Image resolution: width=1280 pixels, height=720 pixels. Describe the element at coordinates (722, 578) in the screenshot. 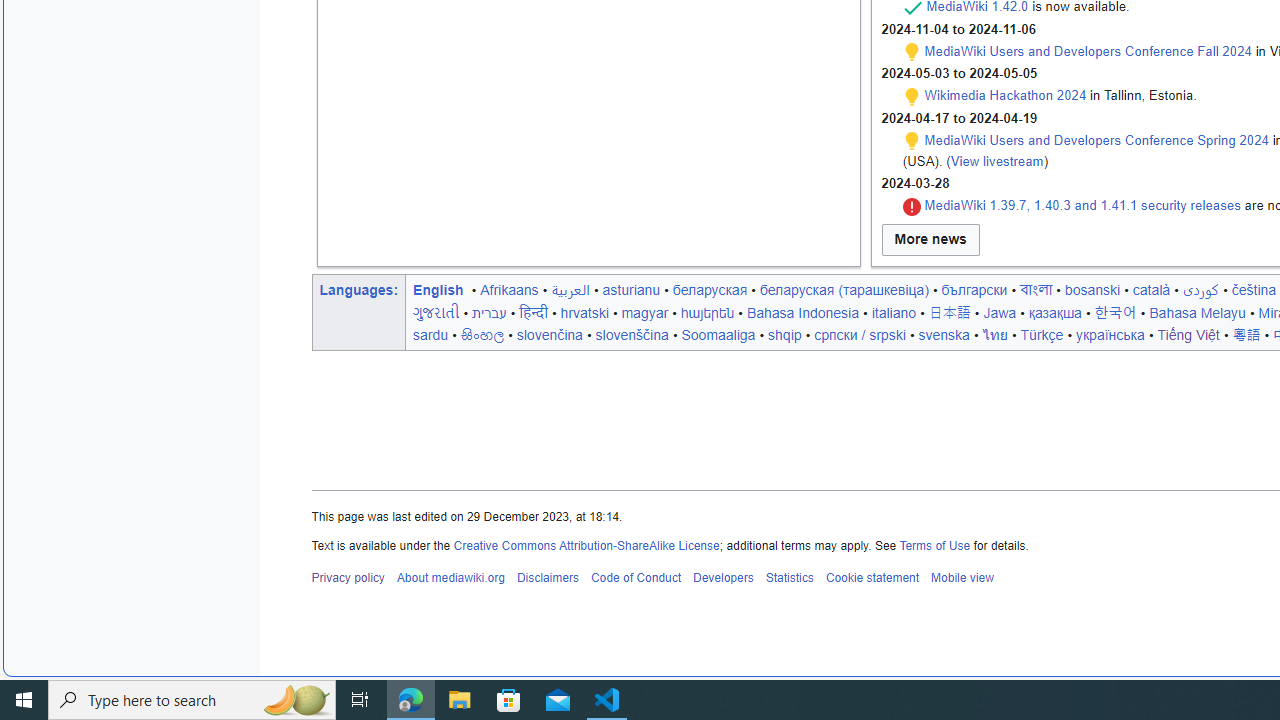

I see `'Developers'` at that location.